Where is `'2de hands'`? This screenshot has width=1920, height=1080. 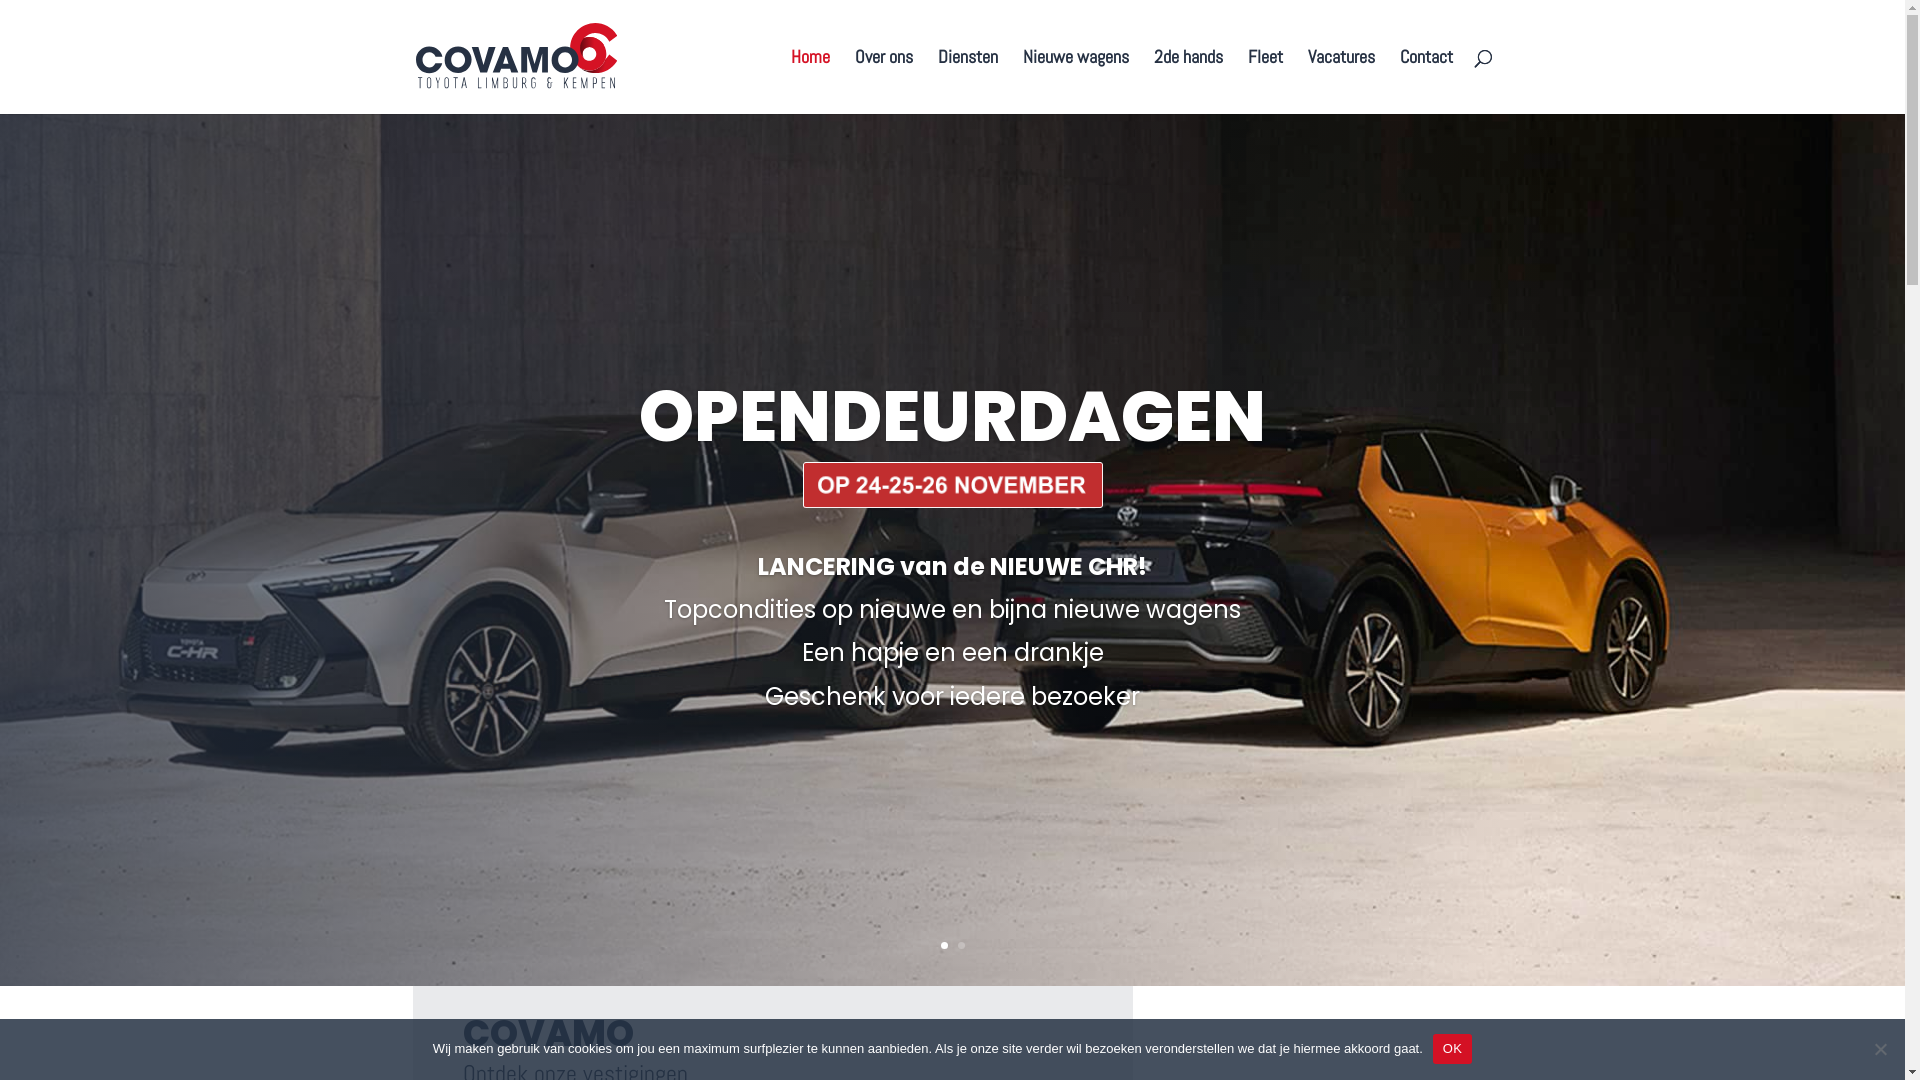 '2de hands' is located at coordinates (1188, 80).